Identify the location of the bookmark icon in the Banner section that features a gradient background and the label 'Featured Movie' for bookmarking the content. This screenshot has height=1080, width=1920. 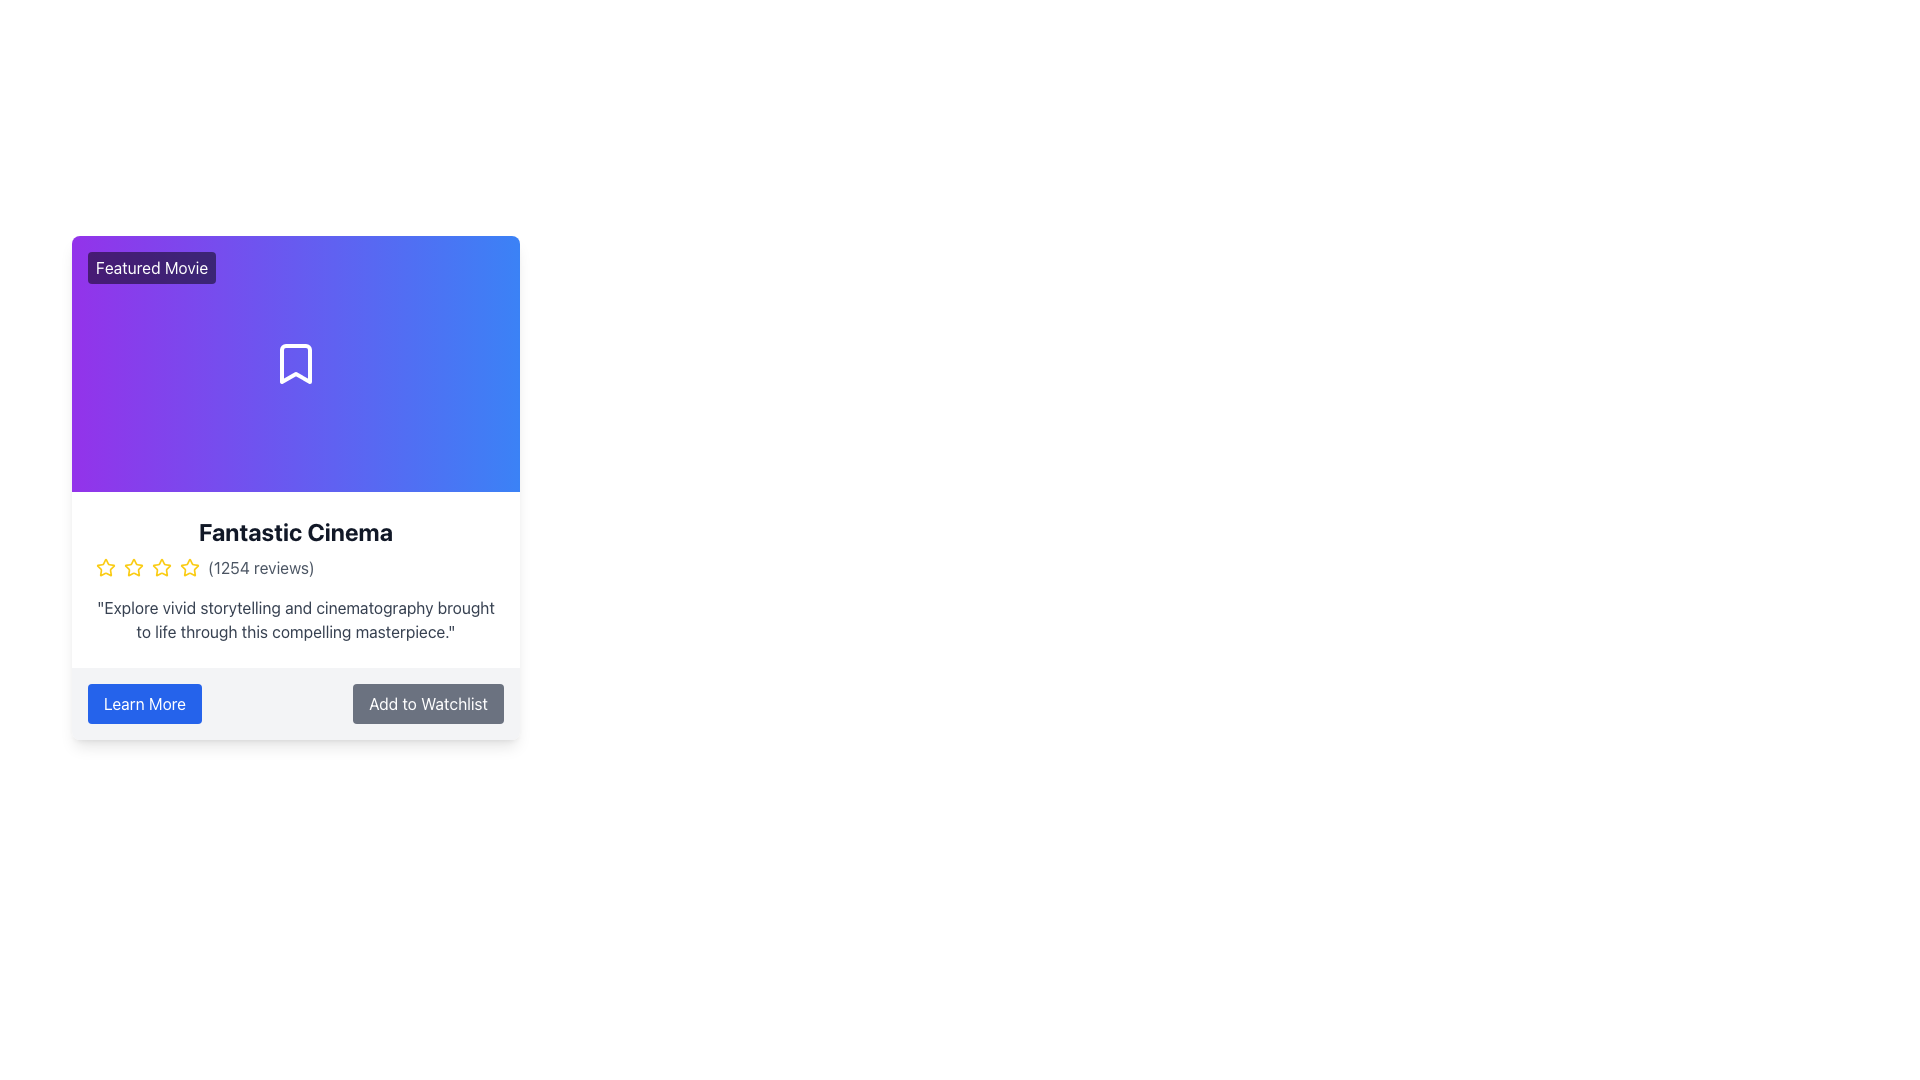
(295, 363).